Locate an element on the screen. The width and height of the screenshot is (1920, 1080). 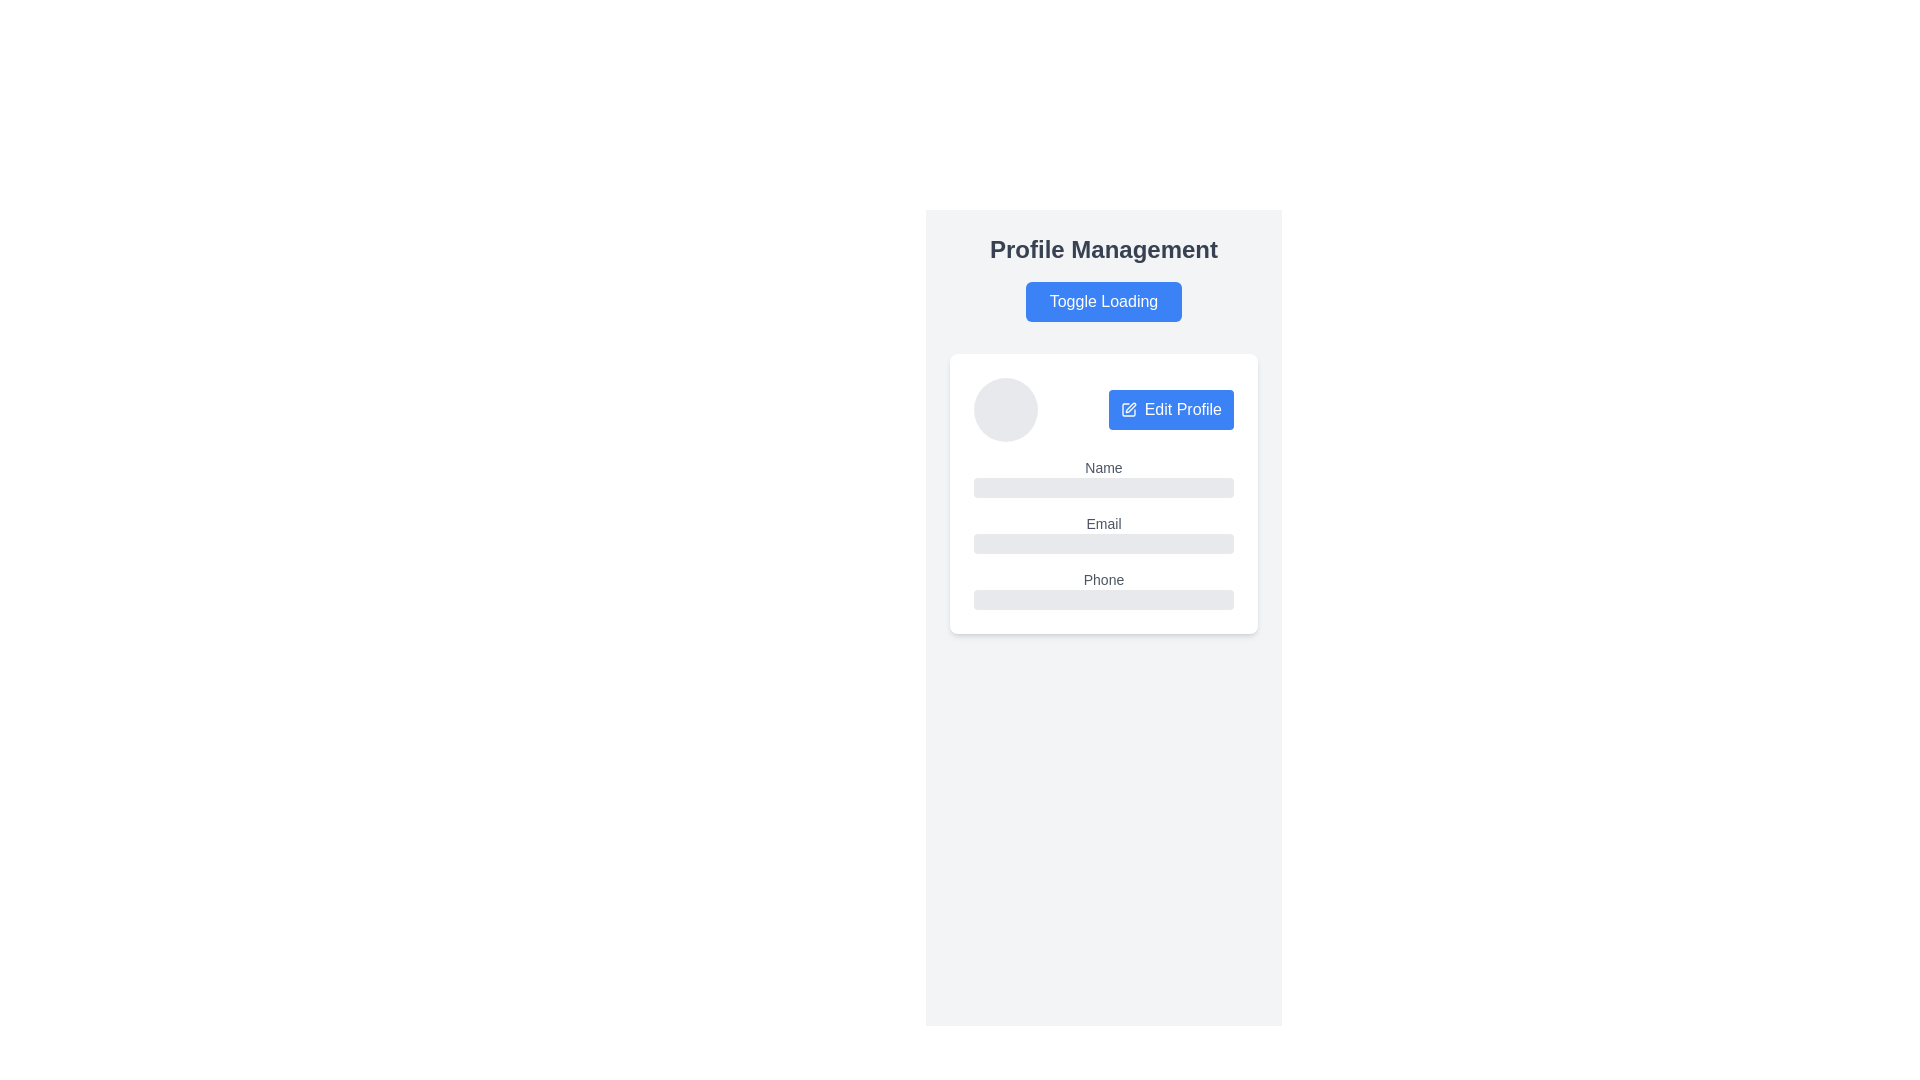
the 'Edit Profile' text label displayed in white font inside a blue rounded rectangle, positioned in the top-right corner of the profile card is located at coordinates (1183, 408).